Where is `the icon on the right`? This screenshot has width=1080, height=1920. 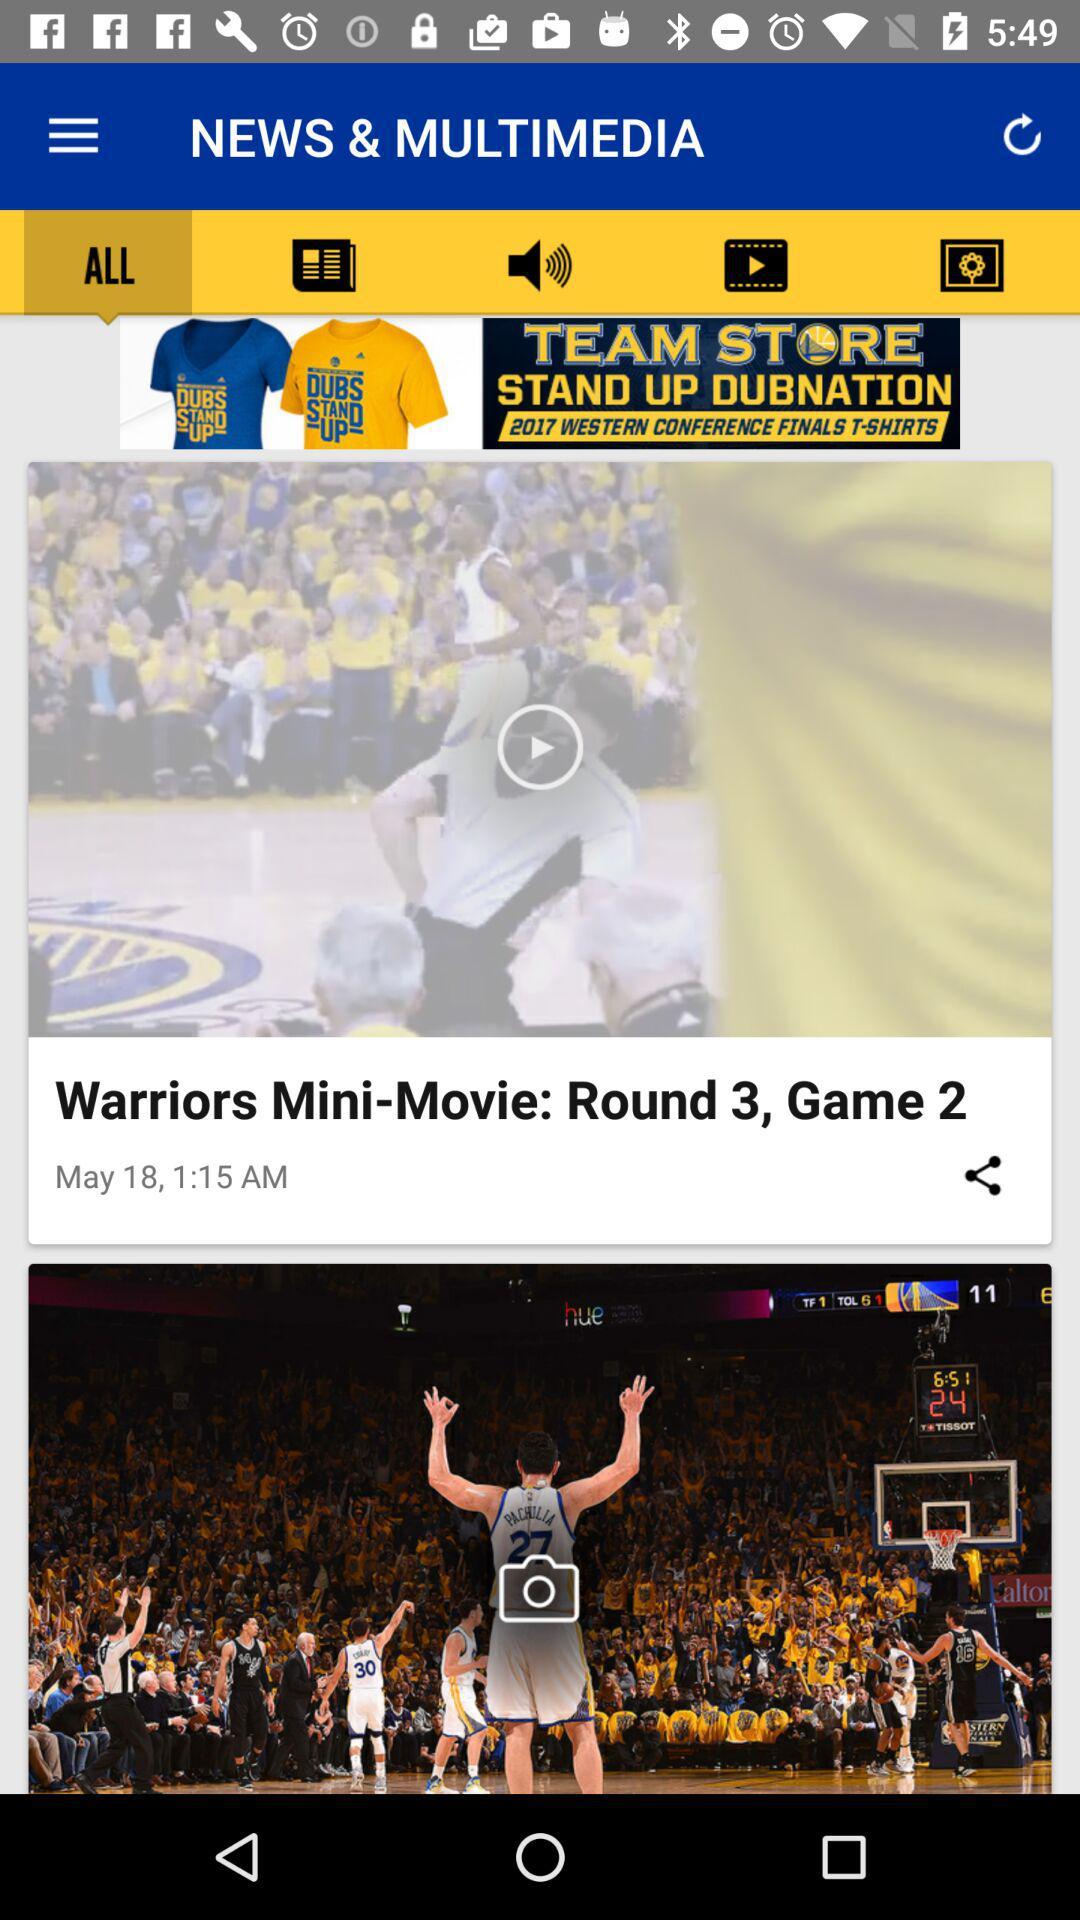 the icon on the right is located at coordinates (981, 1175).